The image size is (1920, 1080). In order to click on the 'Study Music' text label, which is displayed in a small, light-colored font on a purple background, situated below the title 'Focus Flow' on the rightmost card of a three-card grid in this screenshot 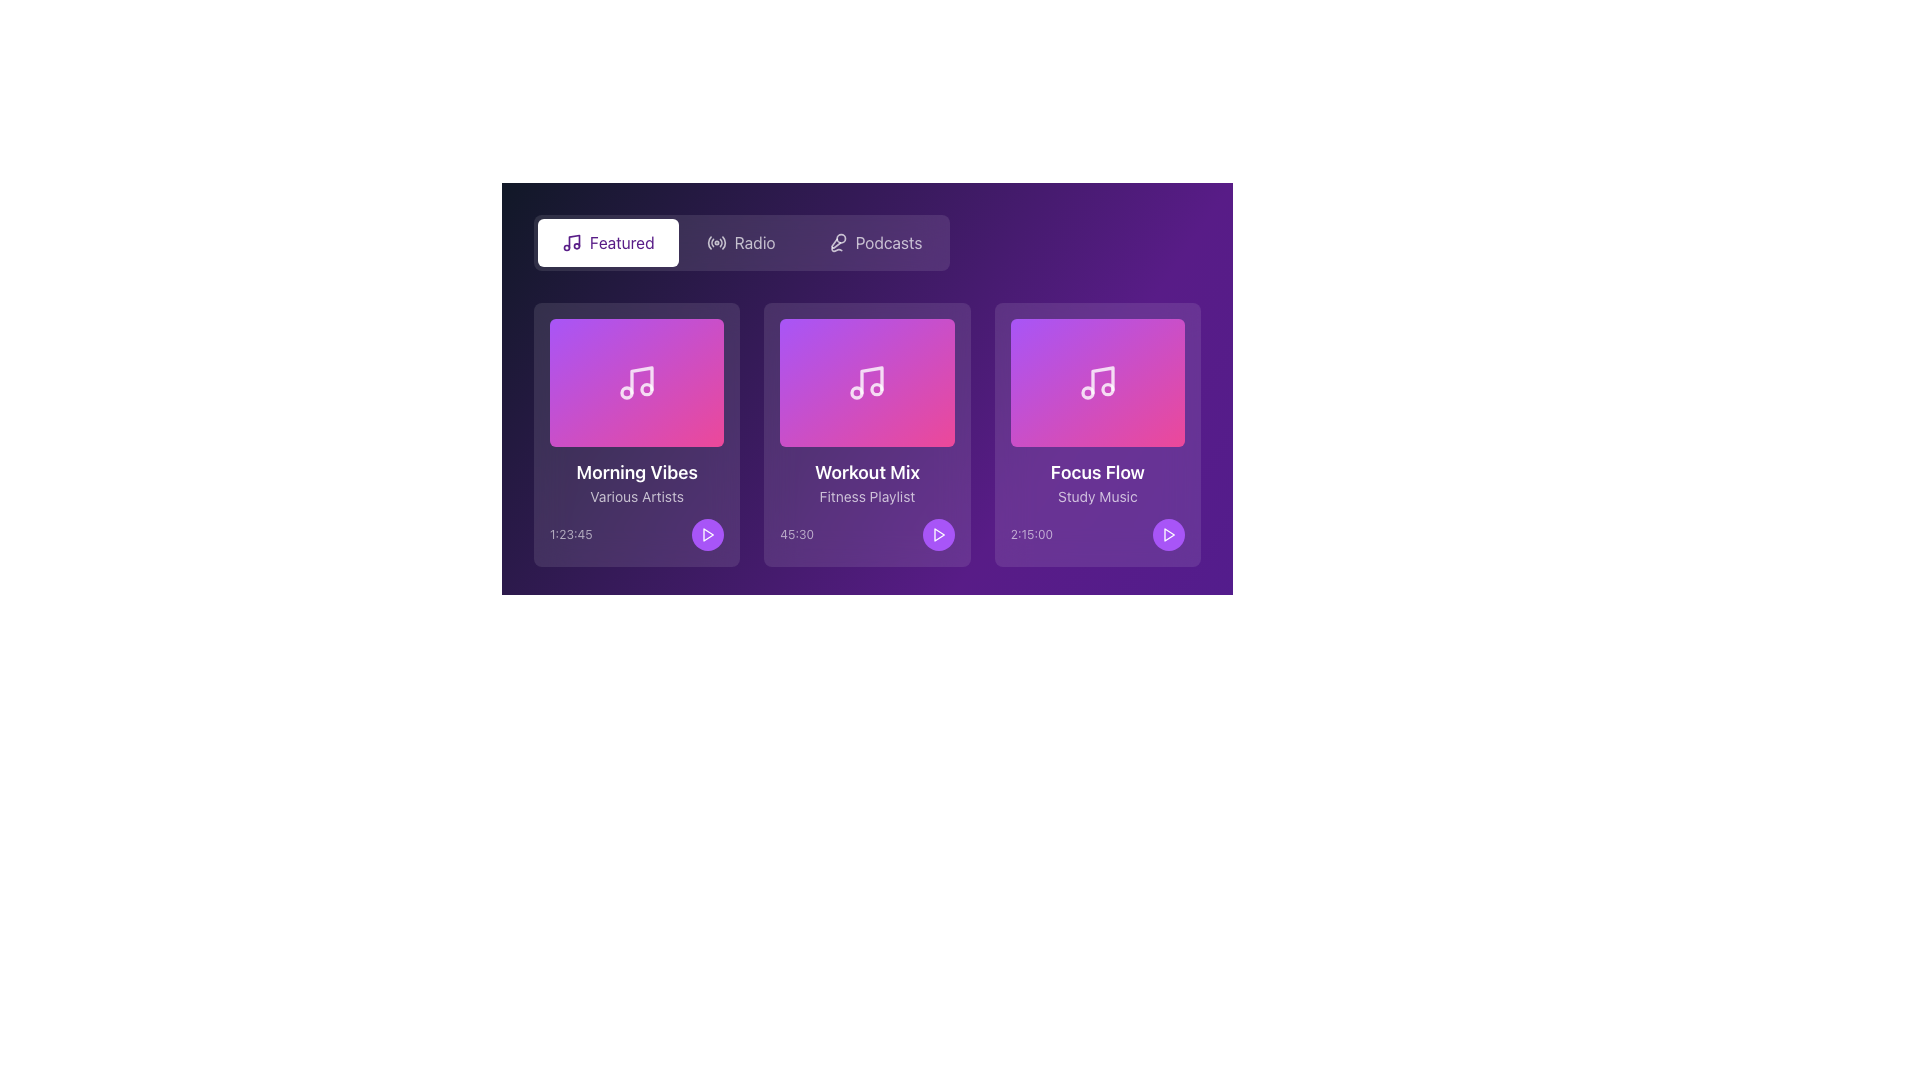, I will do `click(1096, 496)`.